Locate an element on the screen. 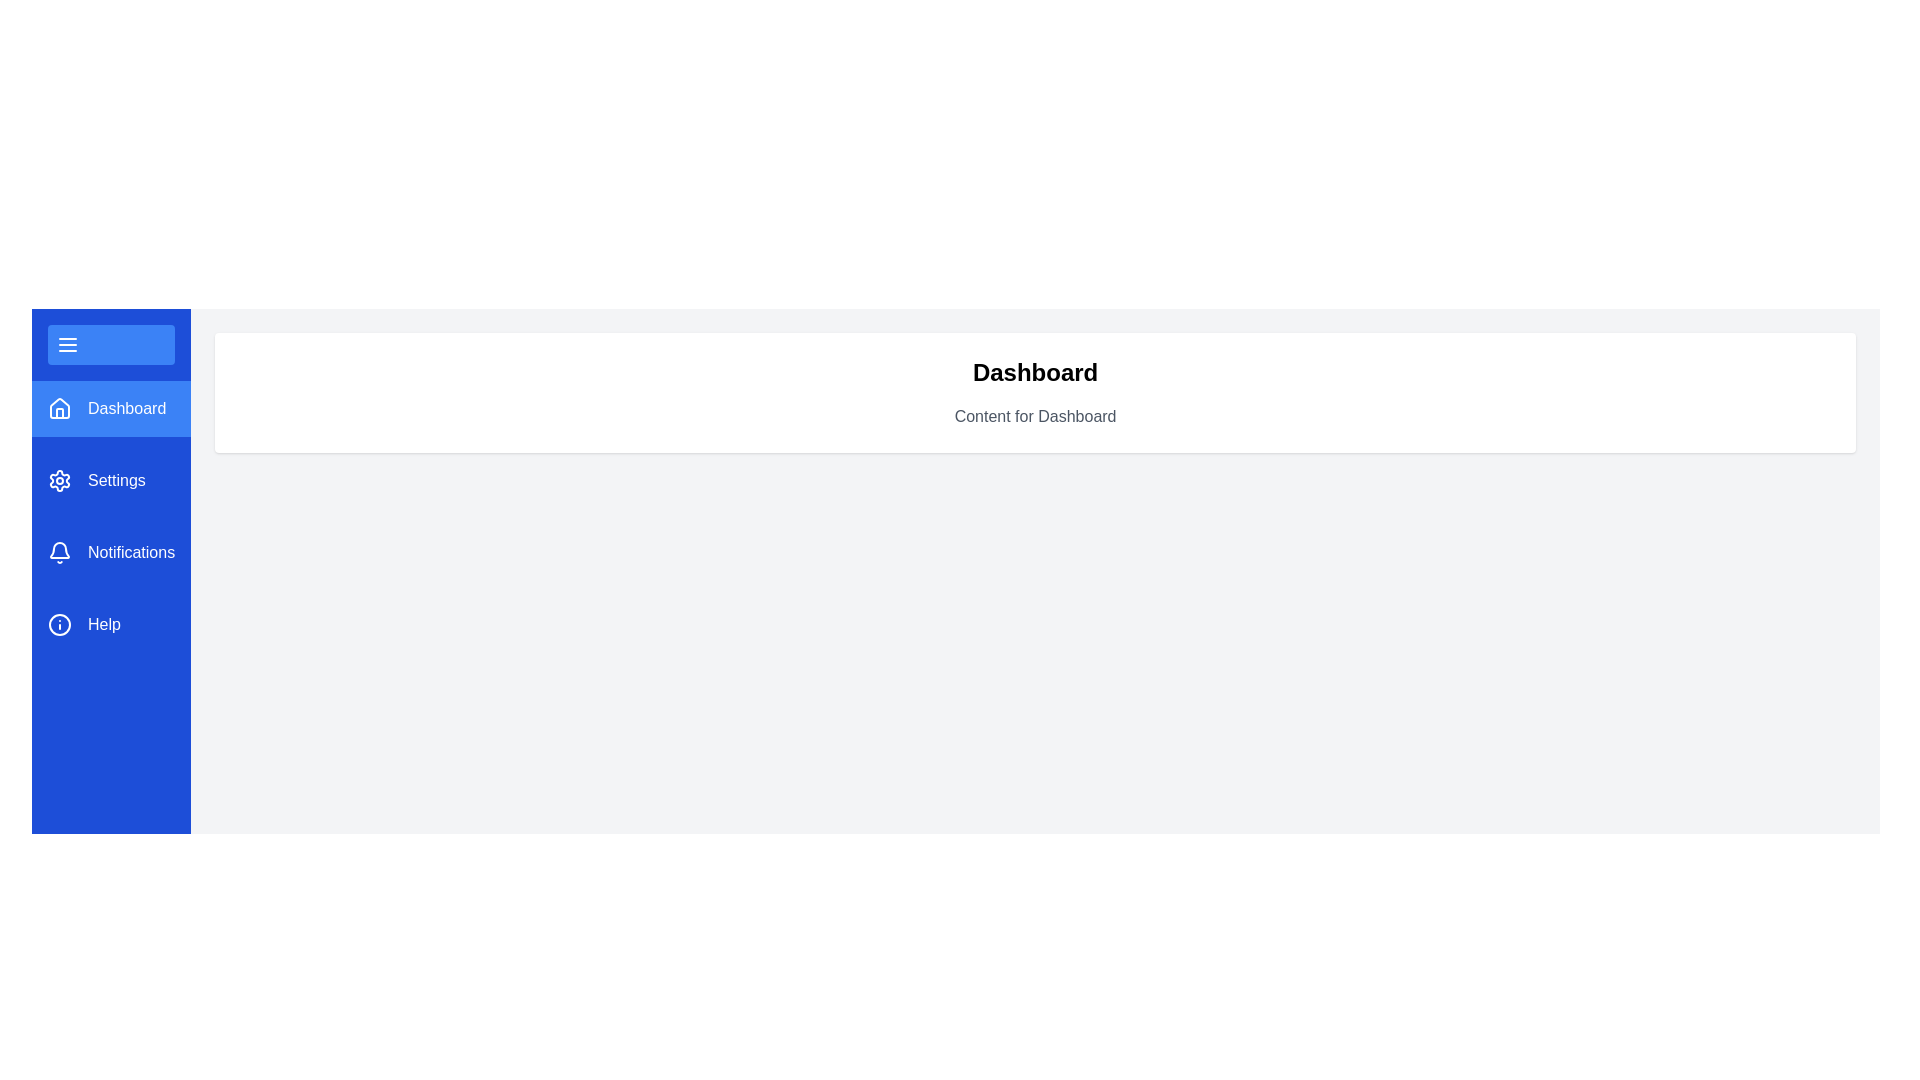 This screenshot has height=1080, width=1920. the 'Help' icon located in the lower part of the left sidebar, which precedes the text 'Help' is located at coordinates (59, 623).